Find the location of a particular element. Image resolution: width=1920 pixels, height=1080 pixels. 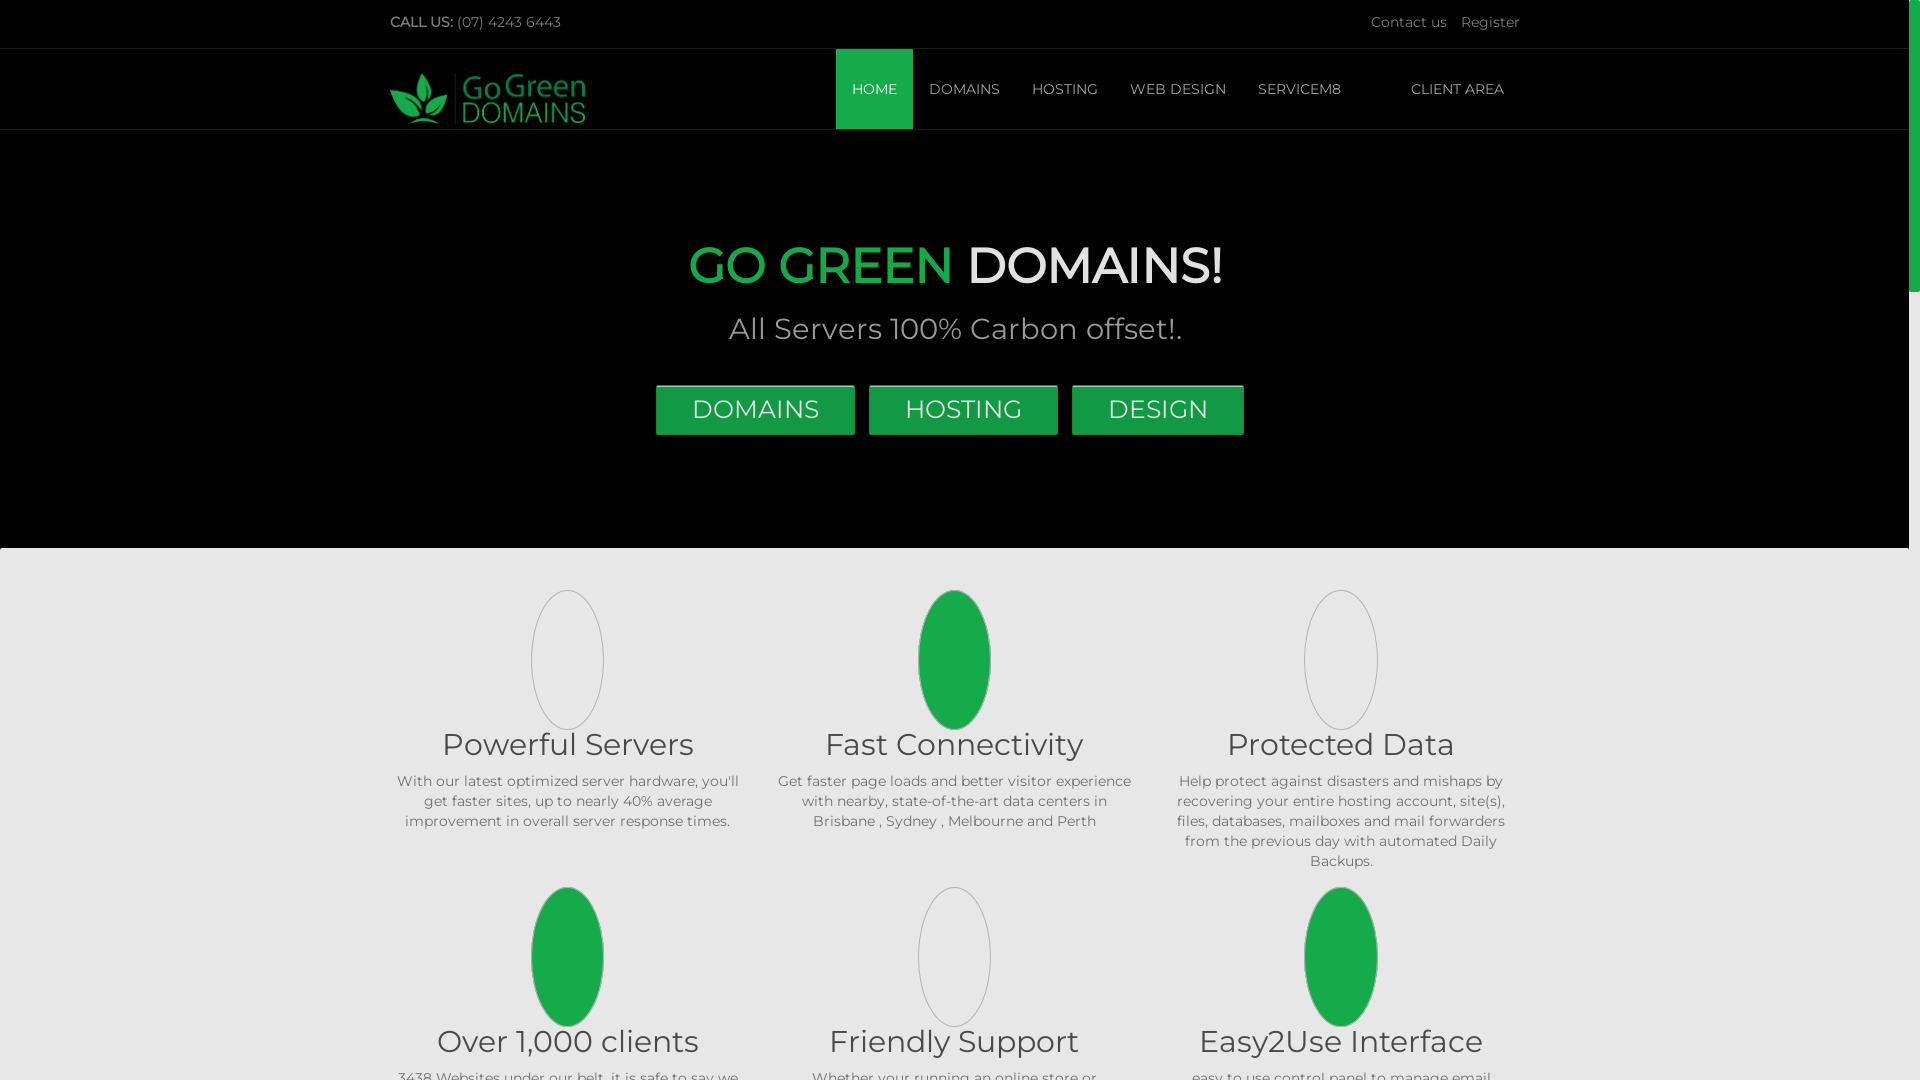

'Contact us' is located at coordinates (1406, 22).